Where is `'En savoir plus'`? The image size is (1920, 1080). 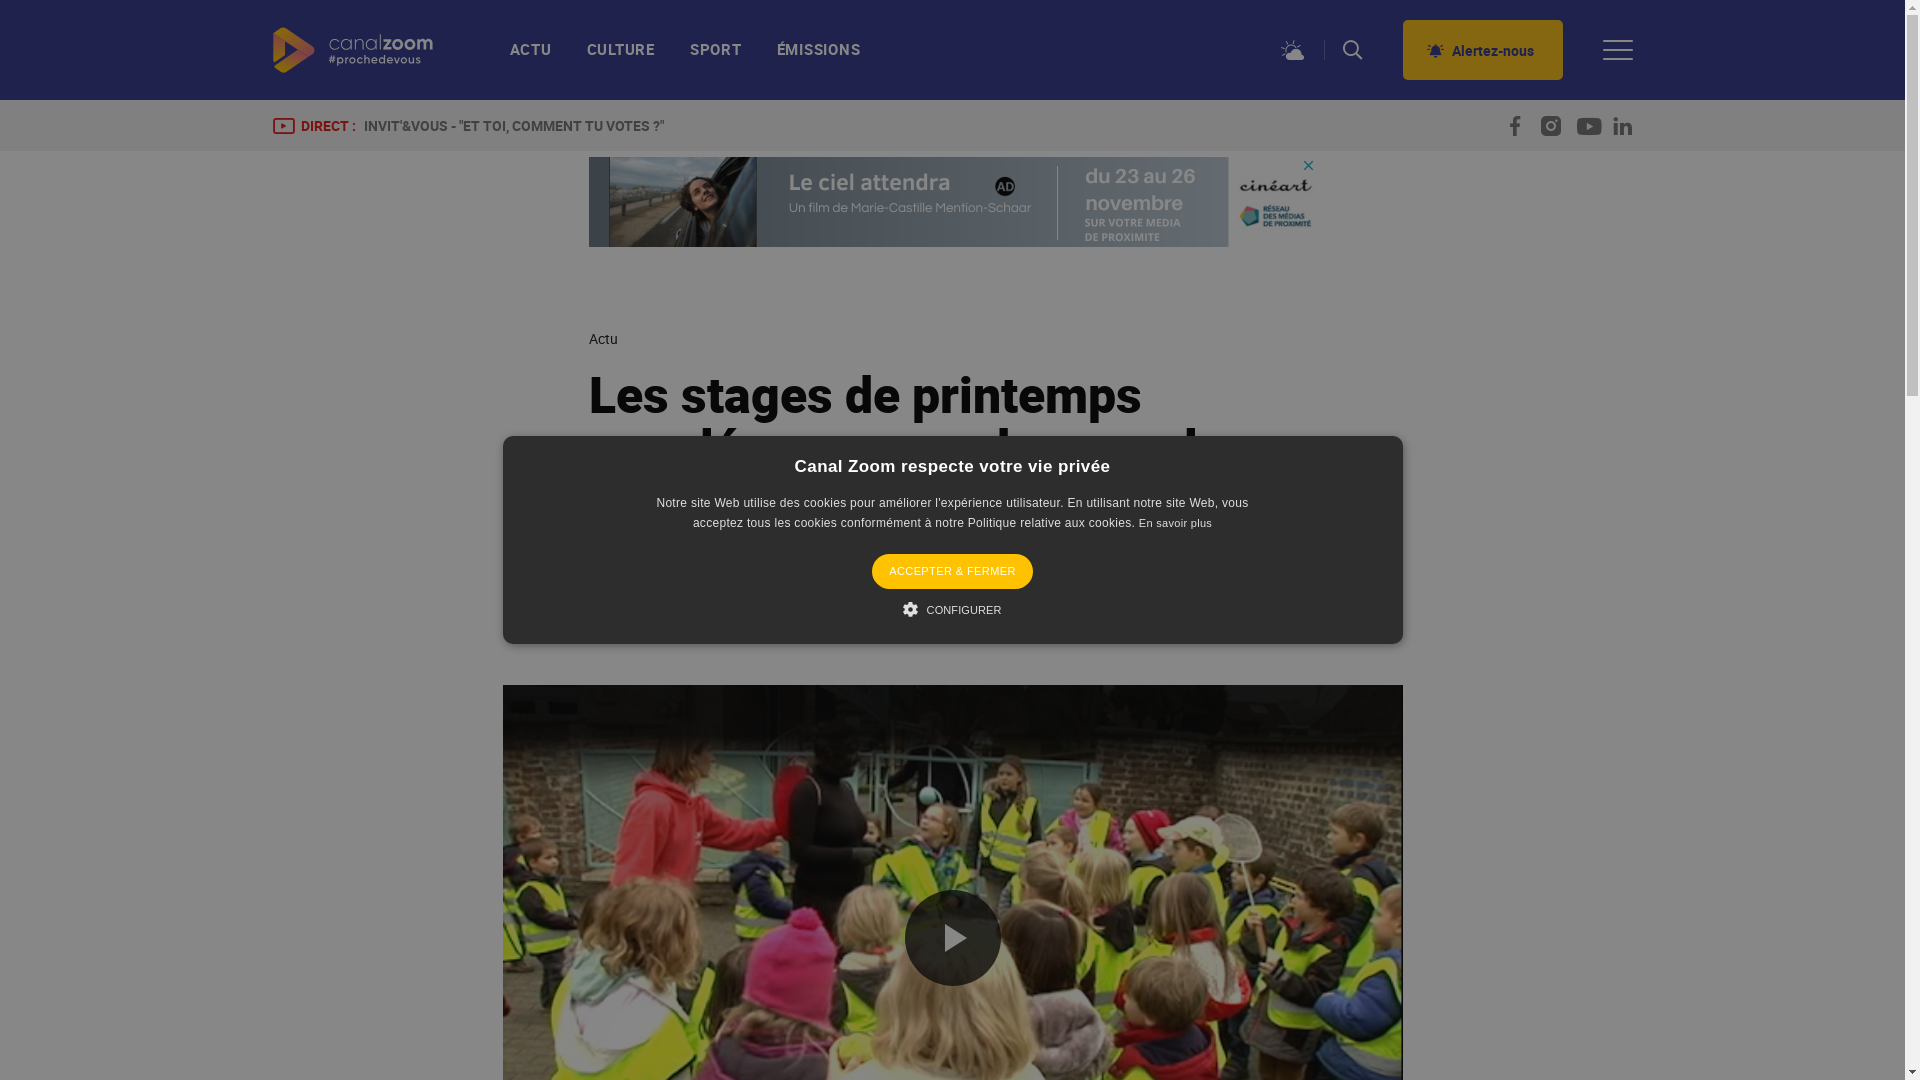 'En savoir plus' is located at coordinates (1175, 522).